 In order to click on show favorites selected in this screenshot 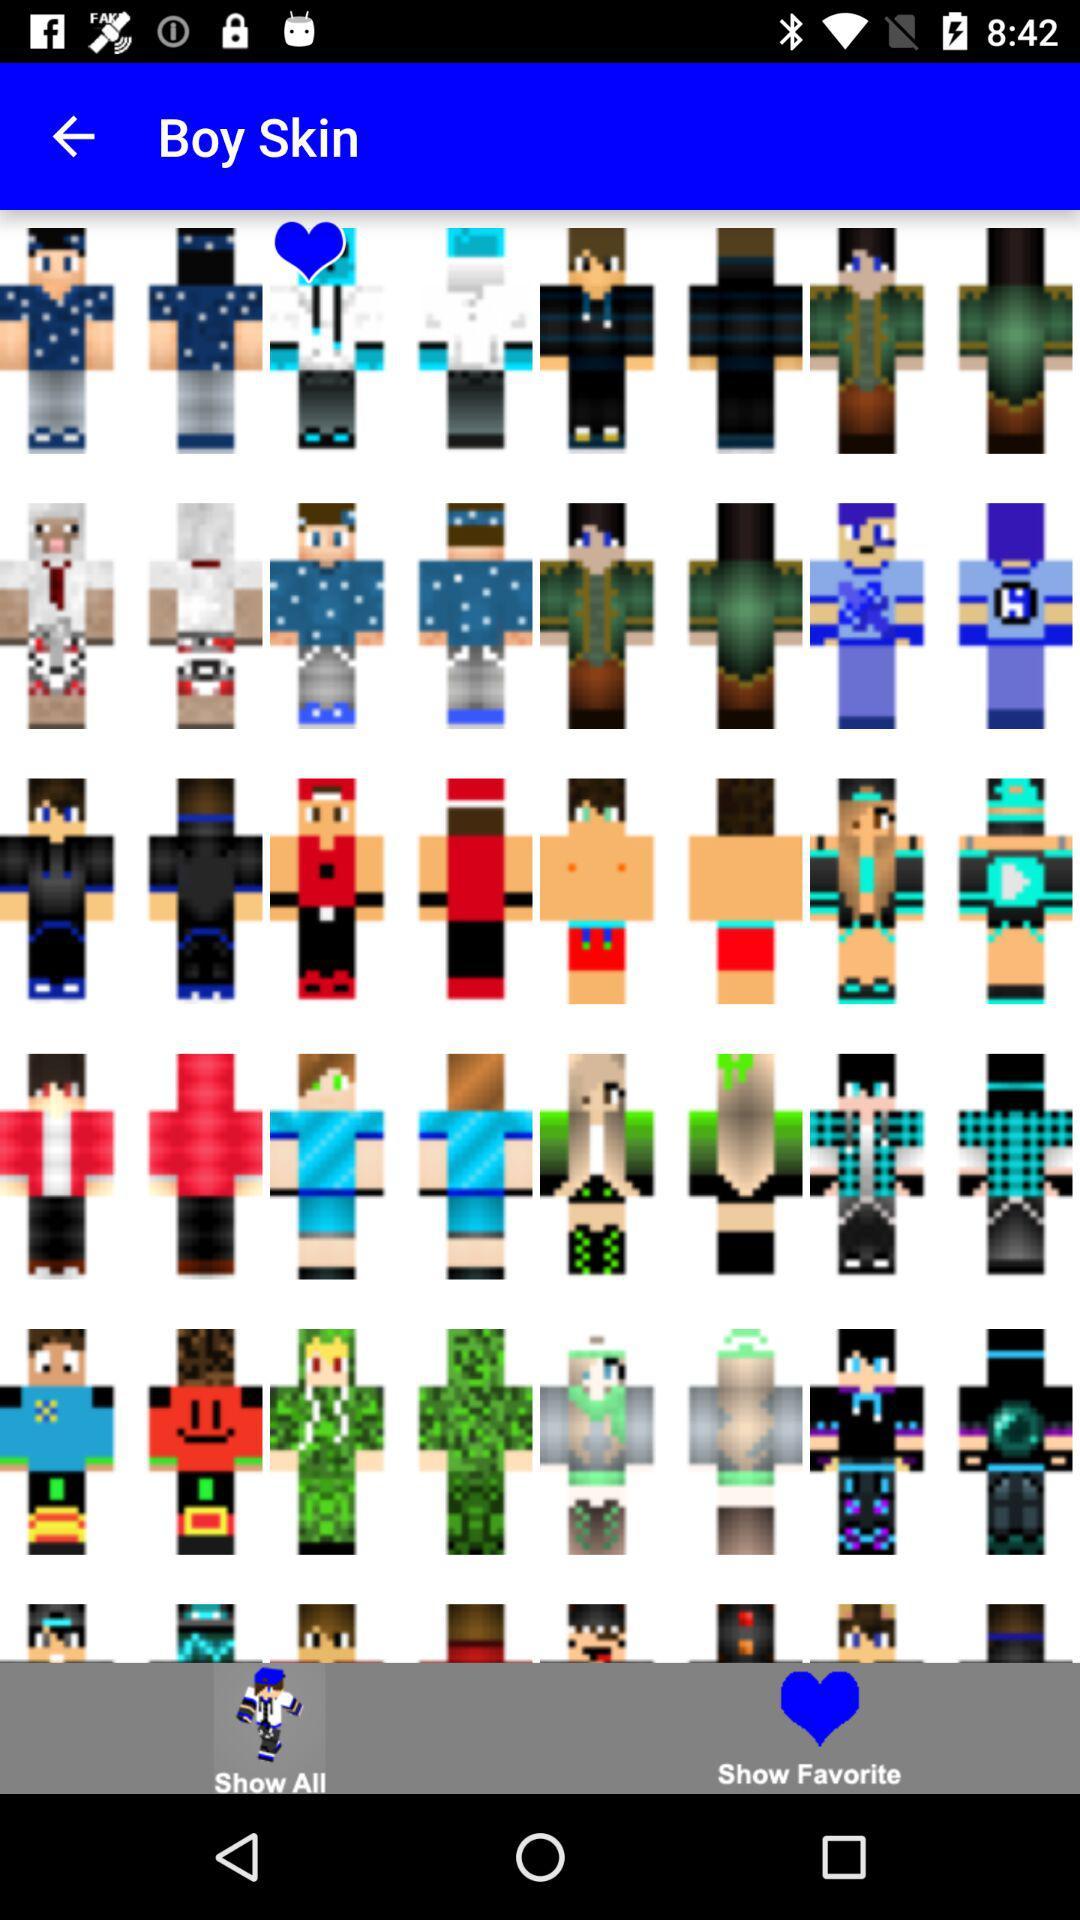, I will do `click(810, 1727)`.